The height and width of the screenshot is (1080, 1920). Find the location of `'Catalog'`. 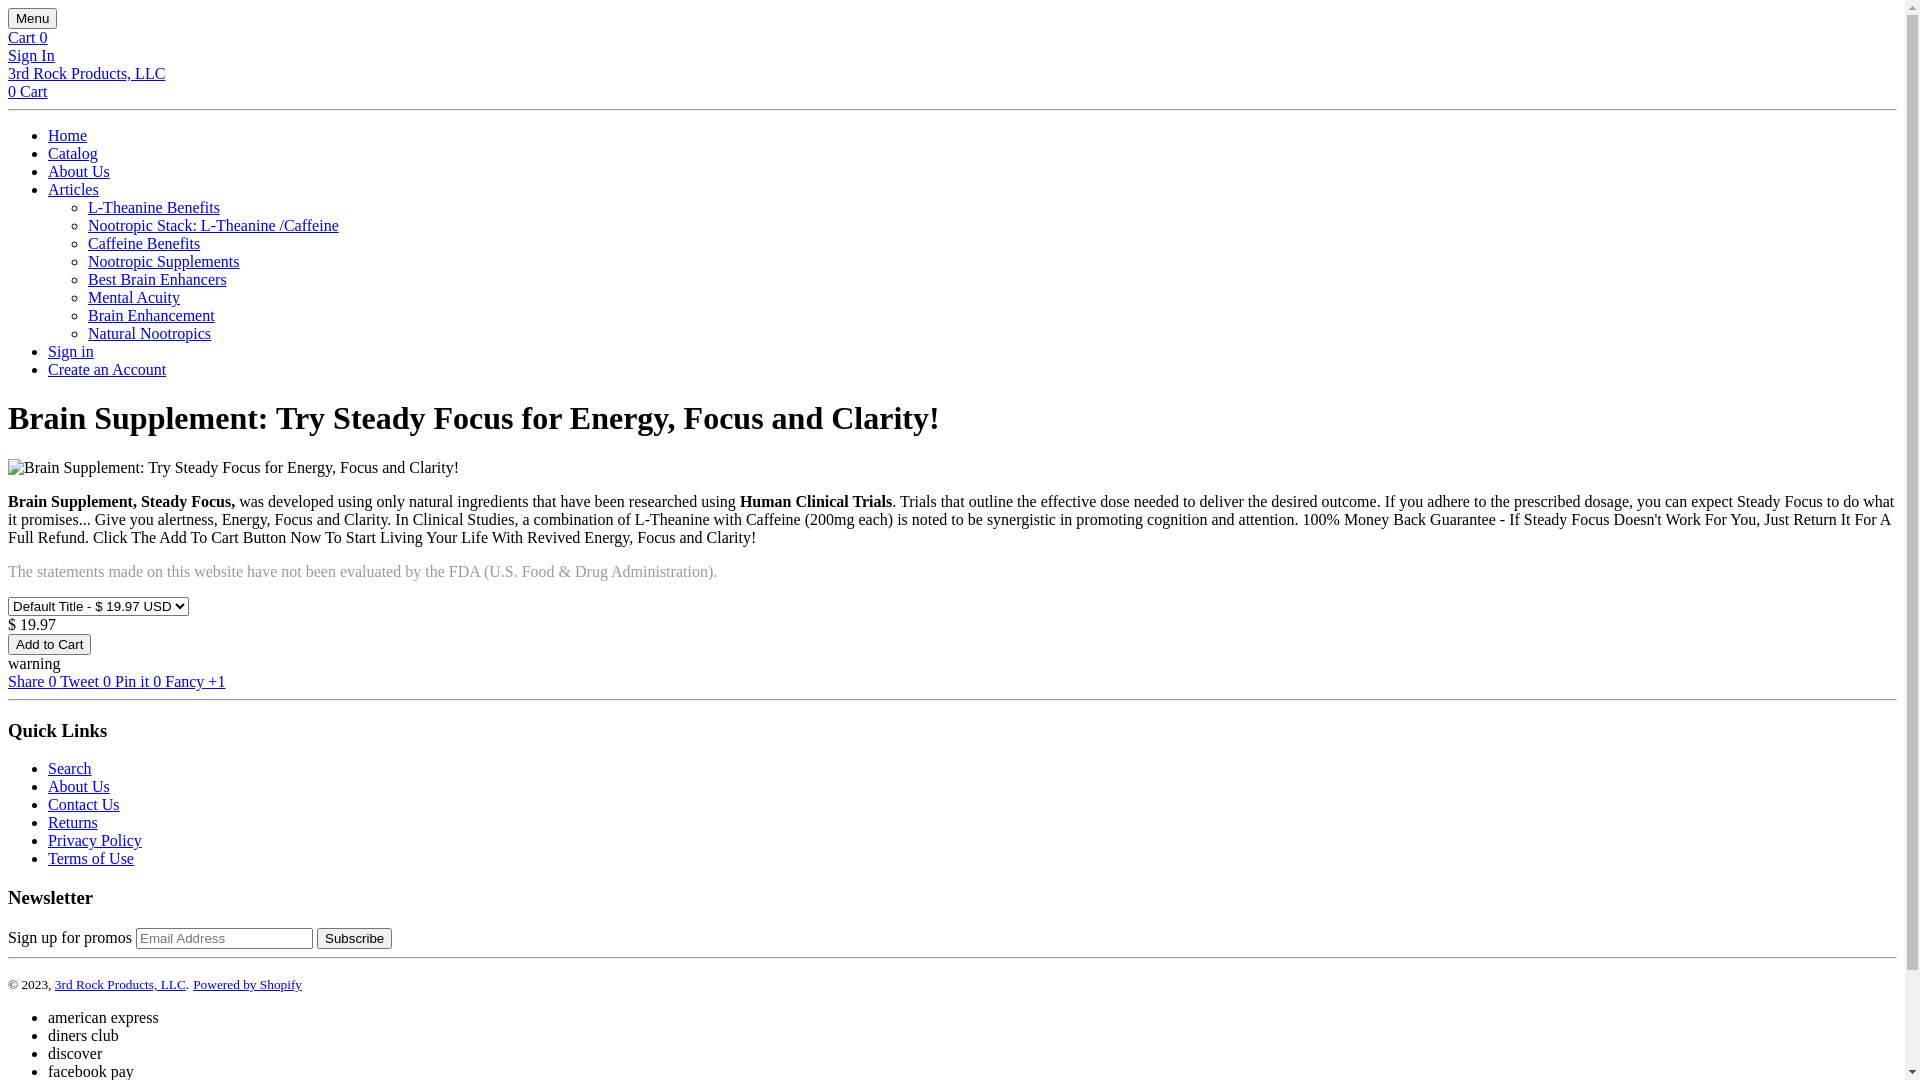

'Catalog' is located at coordinates (72, 152).